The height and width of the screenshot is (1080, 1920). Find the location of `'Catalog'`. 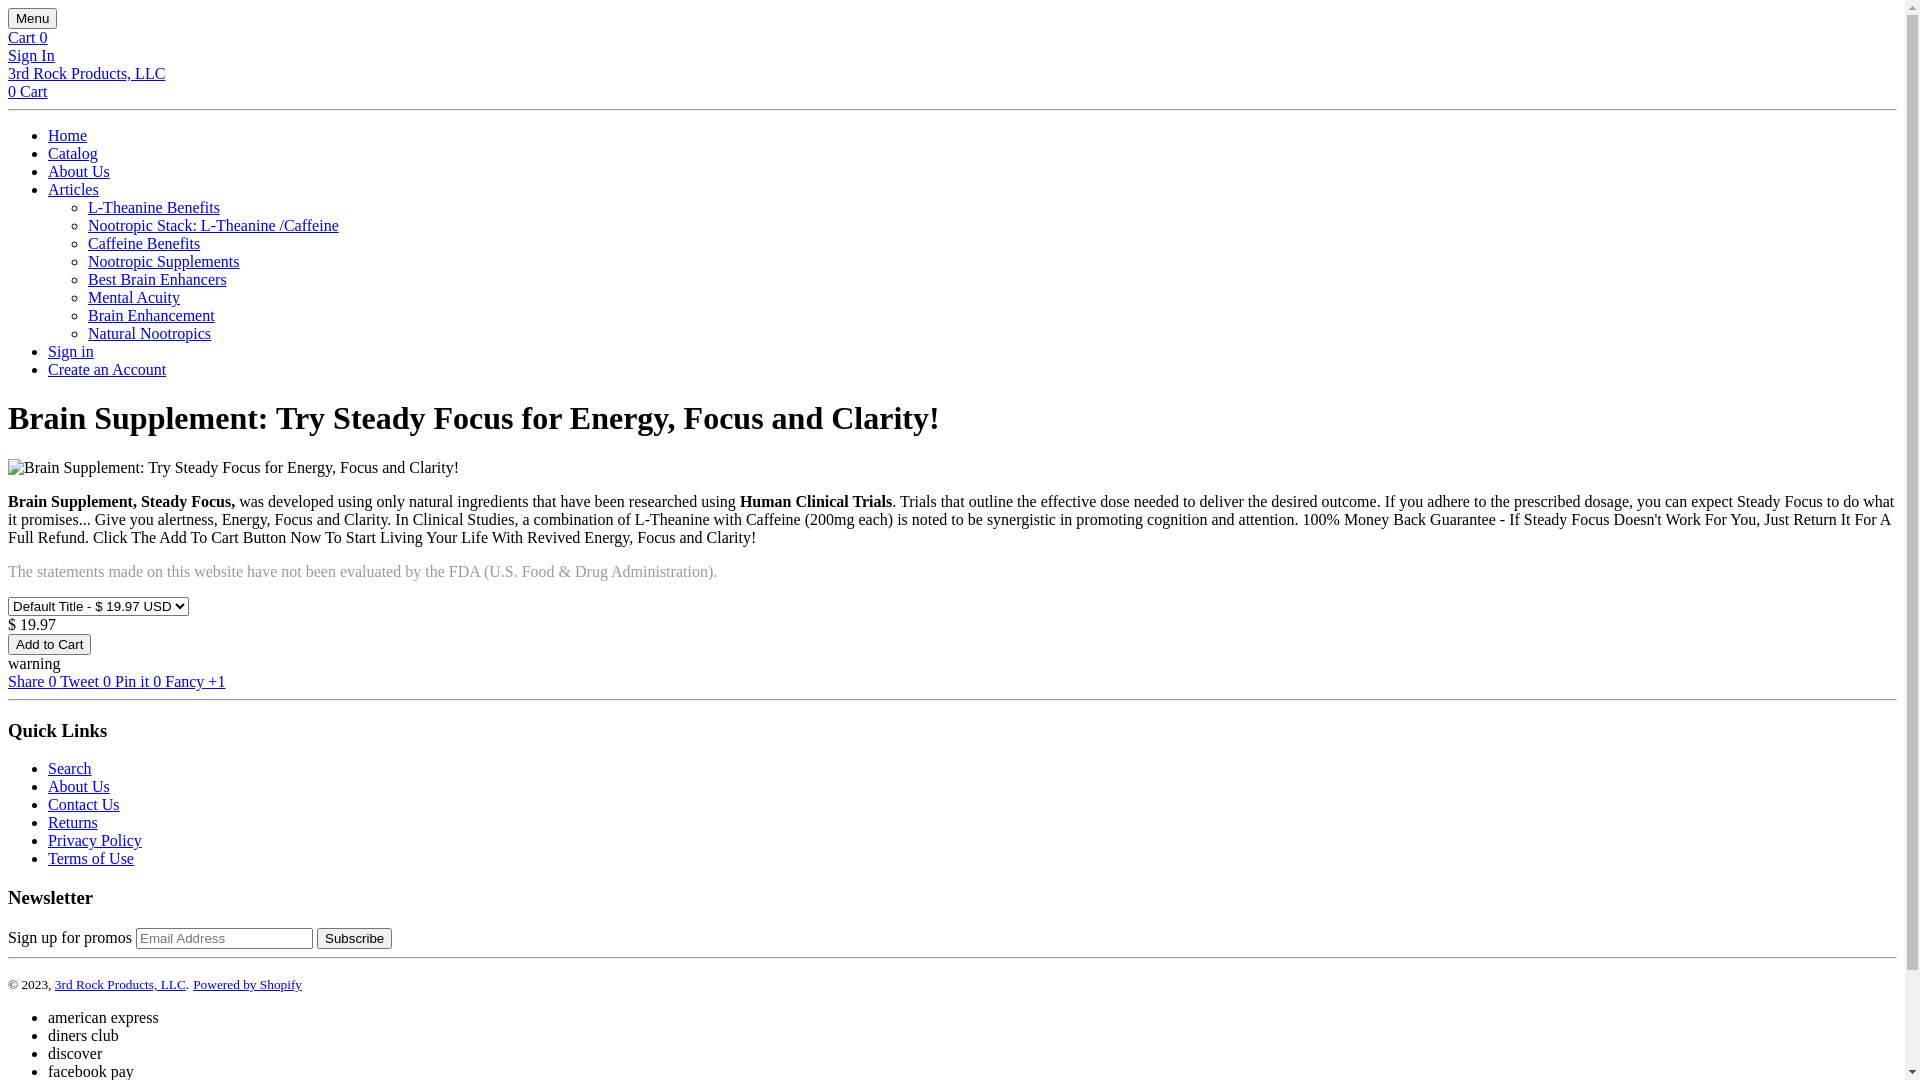

'Catalog' is located at coordinates (72, 152).